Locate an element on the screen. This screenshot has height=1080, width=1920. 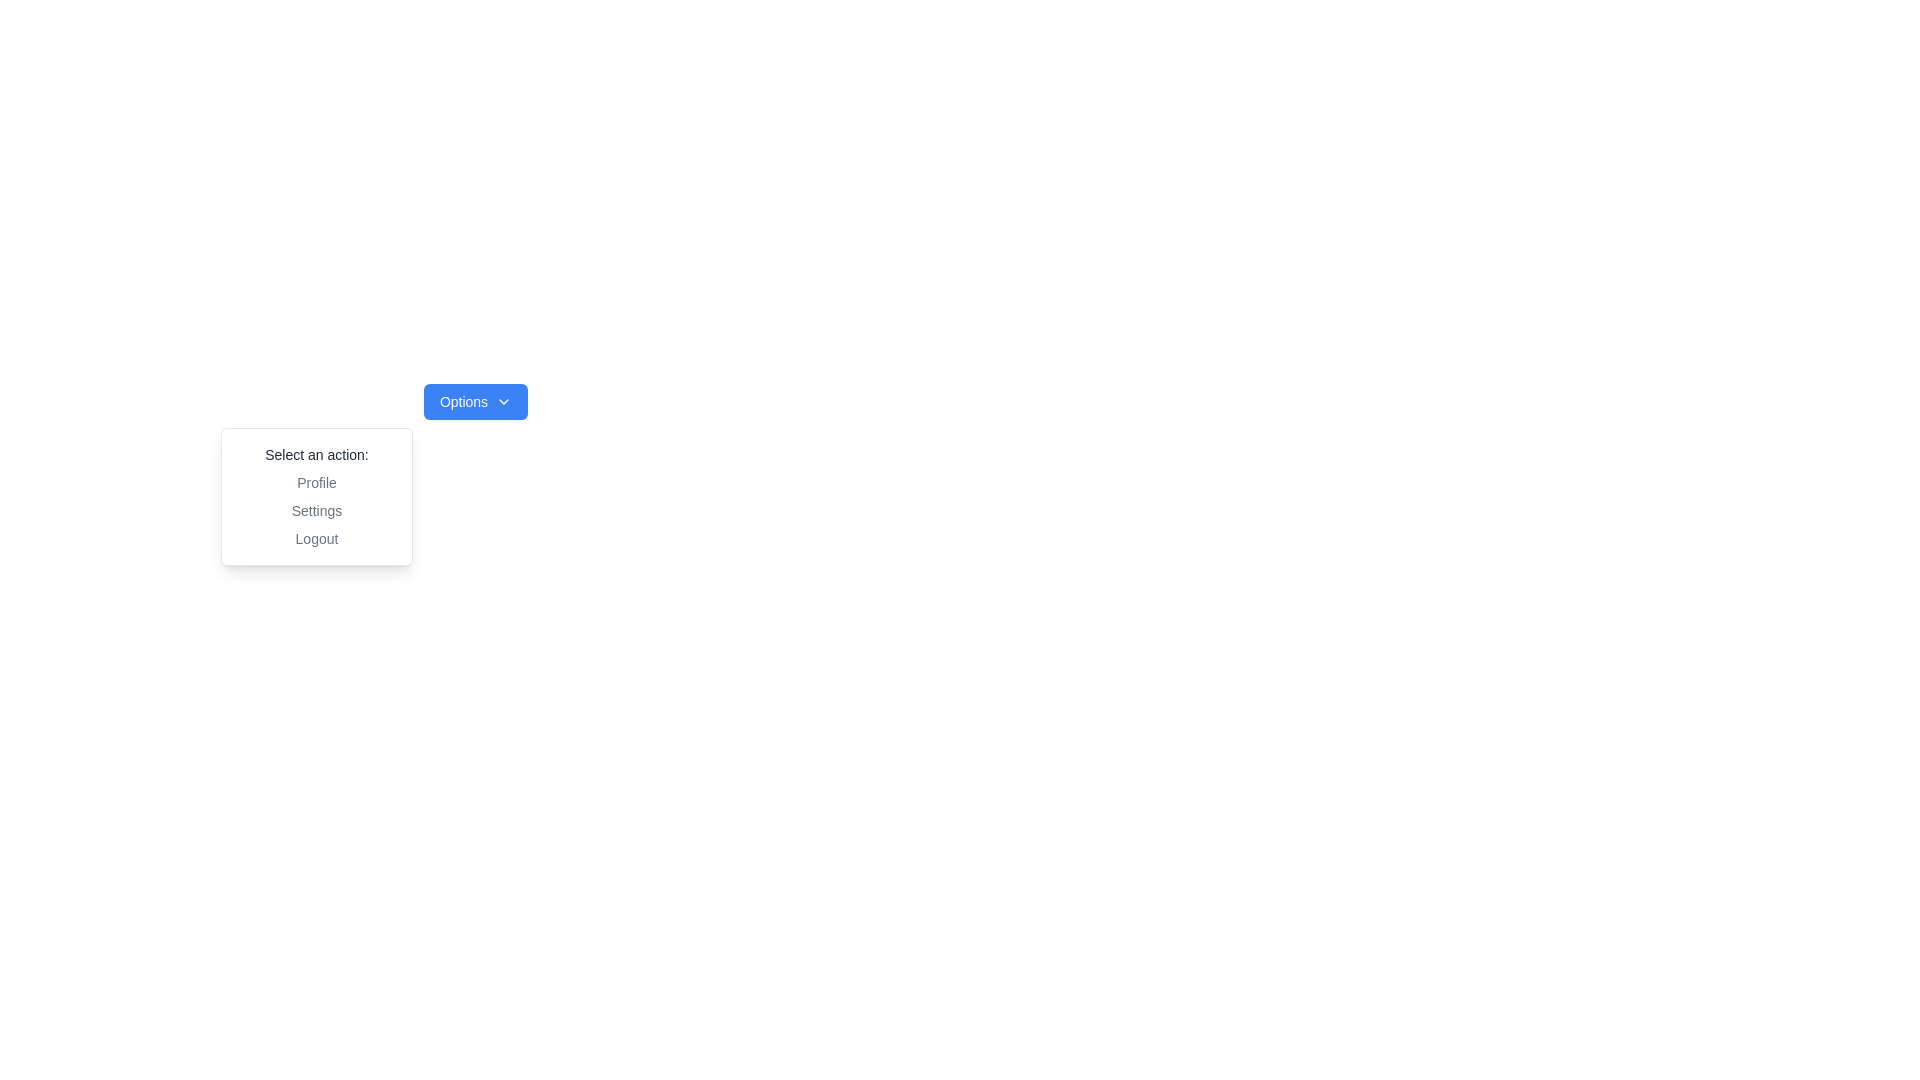
the 'Logout' text label, which is the third item in a vertically-aligned list within the dropdown interface, located below 'Settings' is located at coordinates (315, 538).